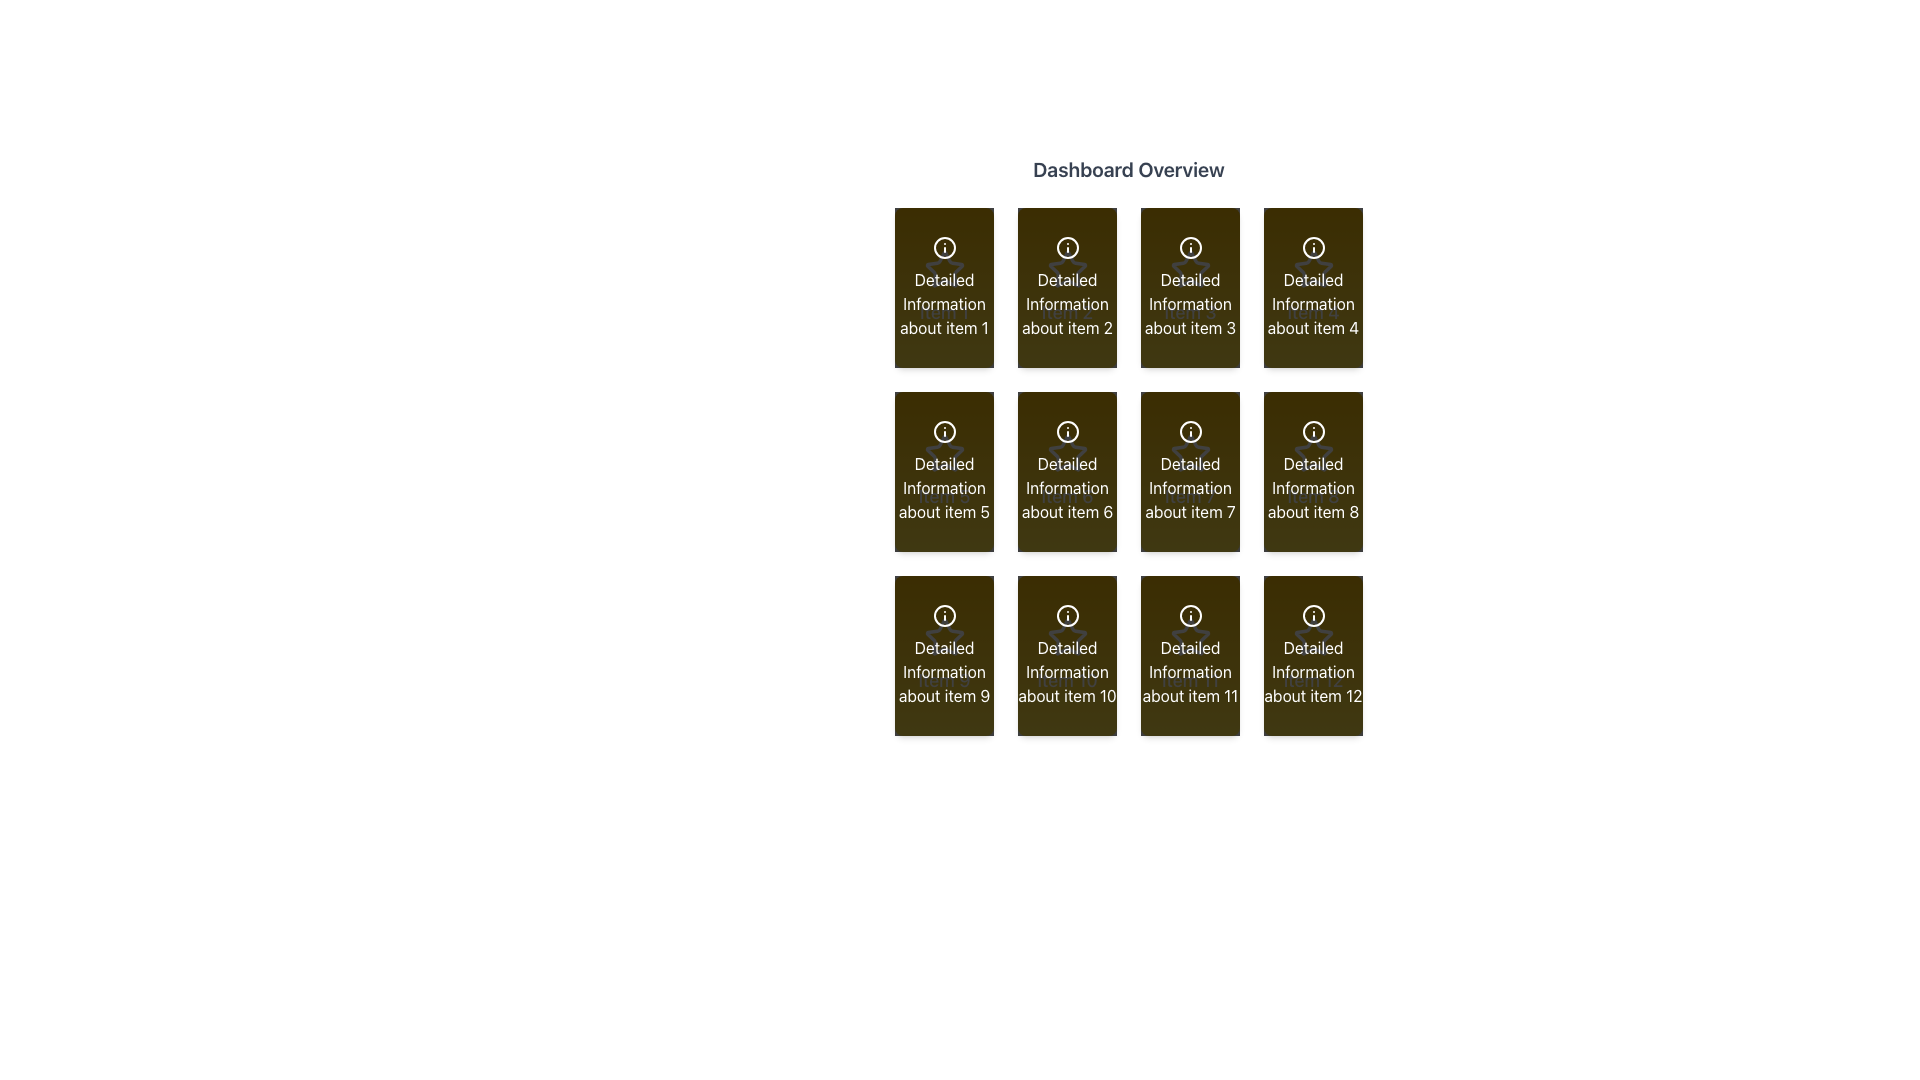 Image resolution: width=1920 pixels, height=1080 pixels. I want to click on the fourth card in the second row of the grid, which has a gradient background from yellow to orange and contains an information icon with the text 'Item 8' and 'Detailed Information about item 8', so click(1313, 471).